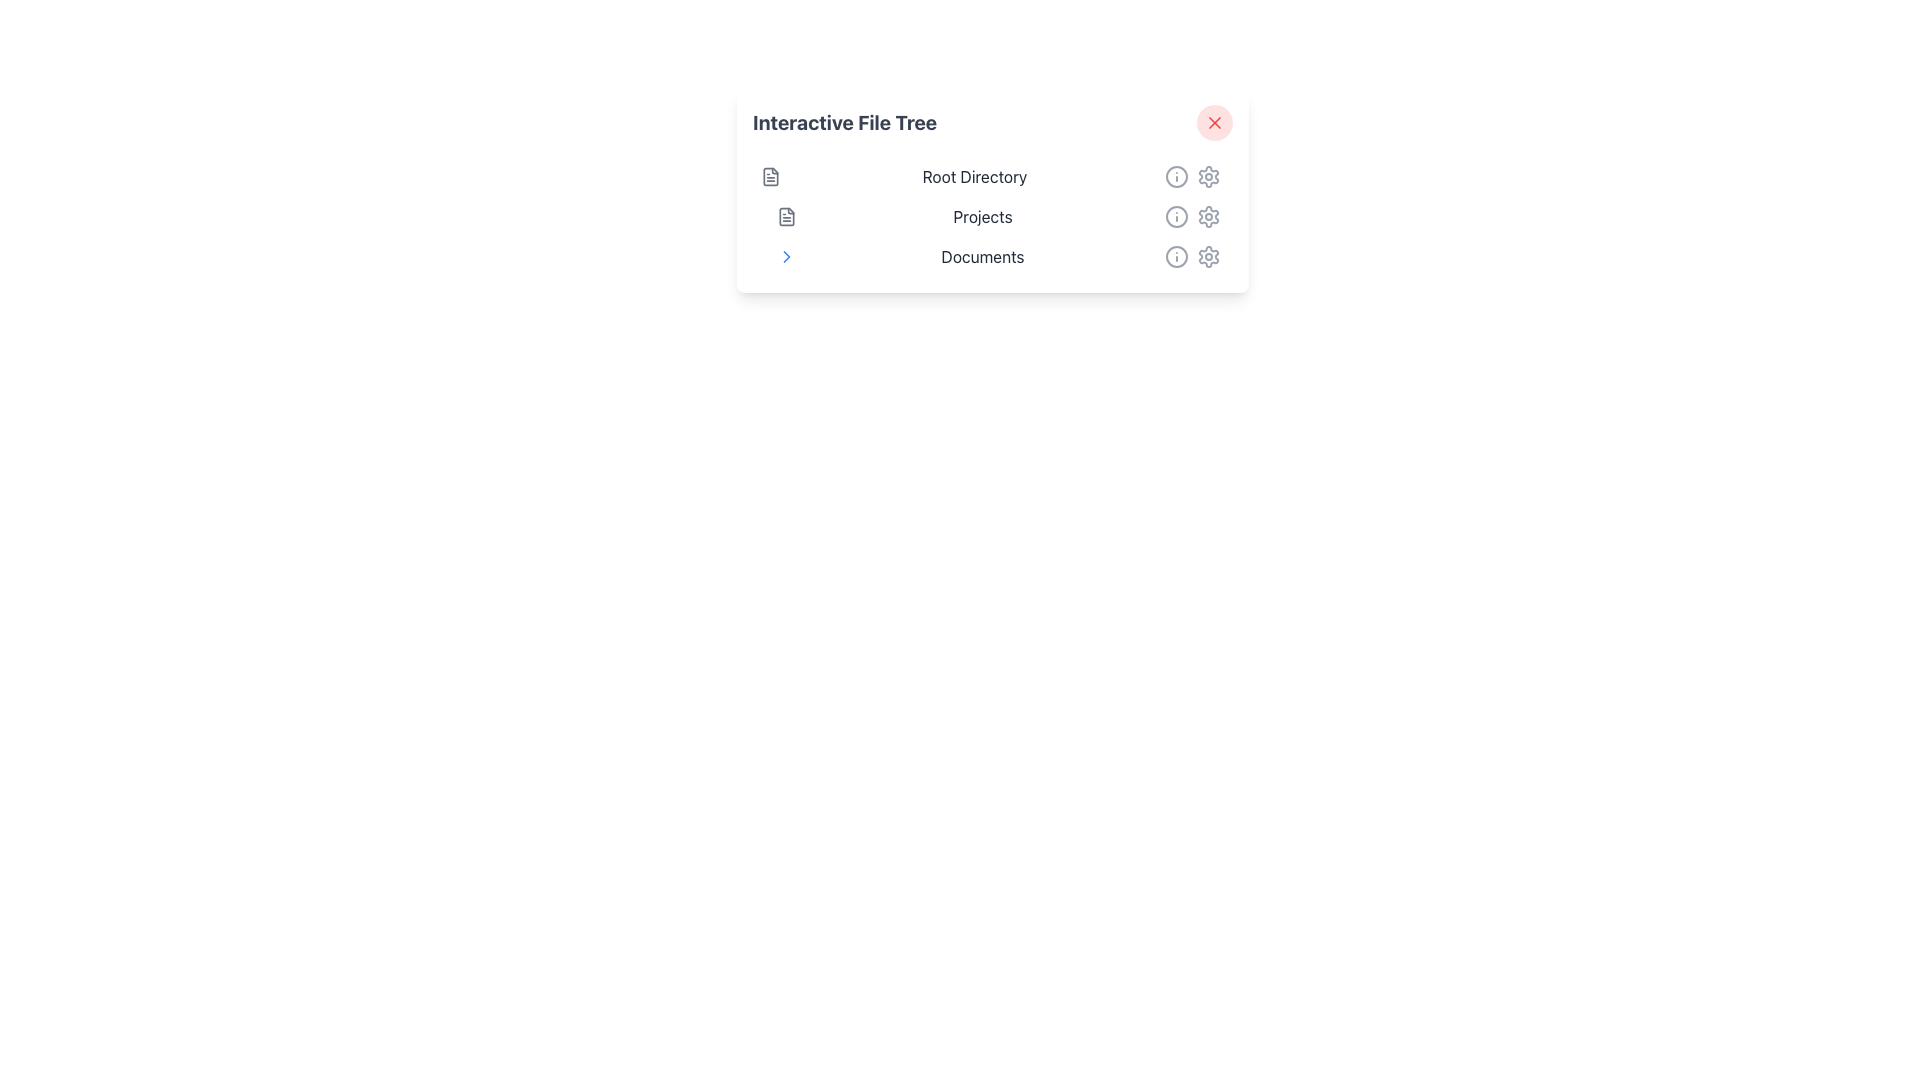 Image resolution: width=1920 pixels, height=1080 pixels. What do you see at coordinates (1208, 216) in the screenshot?
I see `the Icon Button located at the rightmost position within the 'Projects' row, which provides access to settings or configurations related to 'Projects'` at bounding box center [1208, 216].